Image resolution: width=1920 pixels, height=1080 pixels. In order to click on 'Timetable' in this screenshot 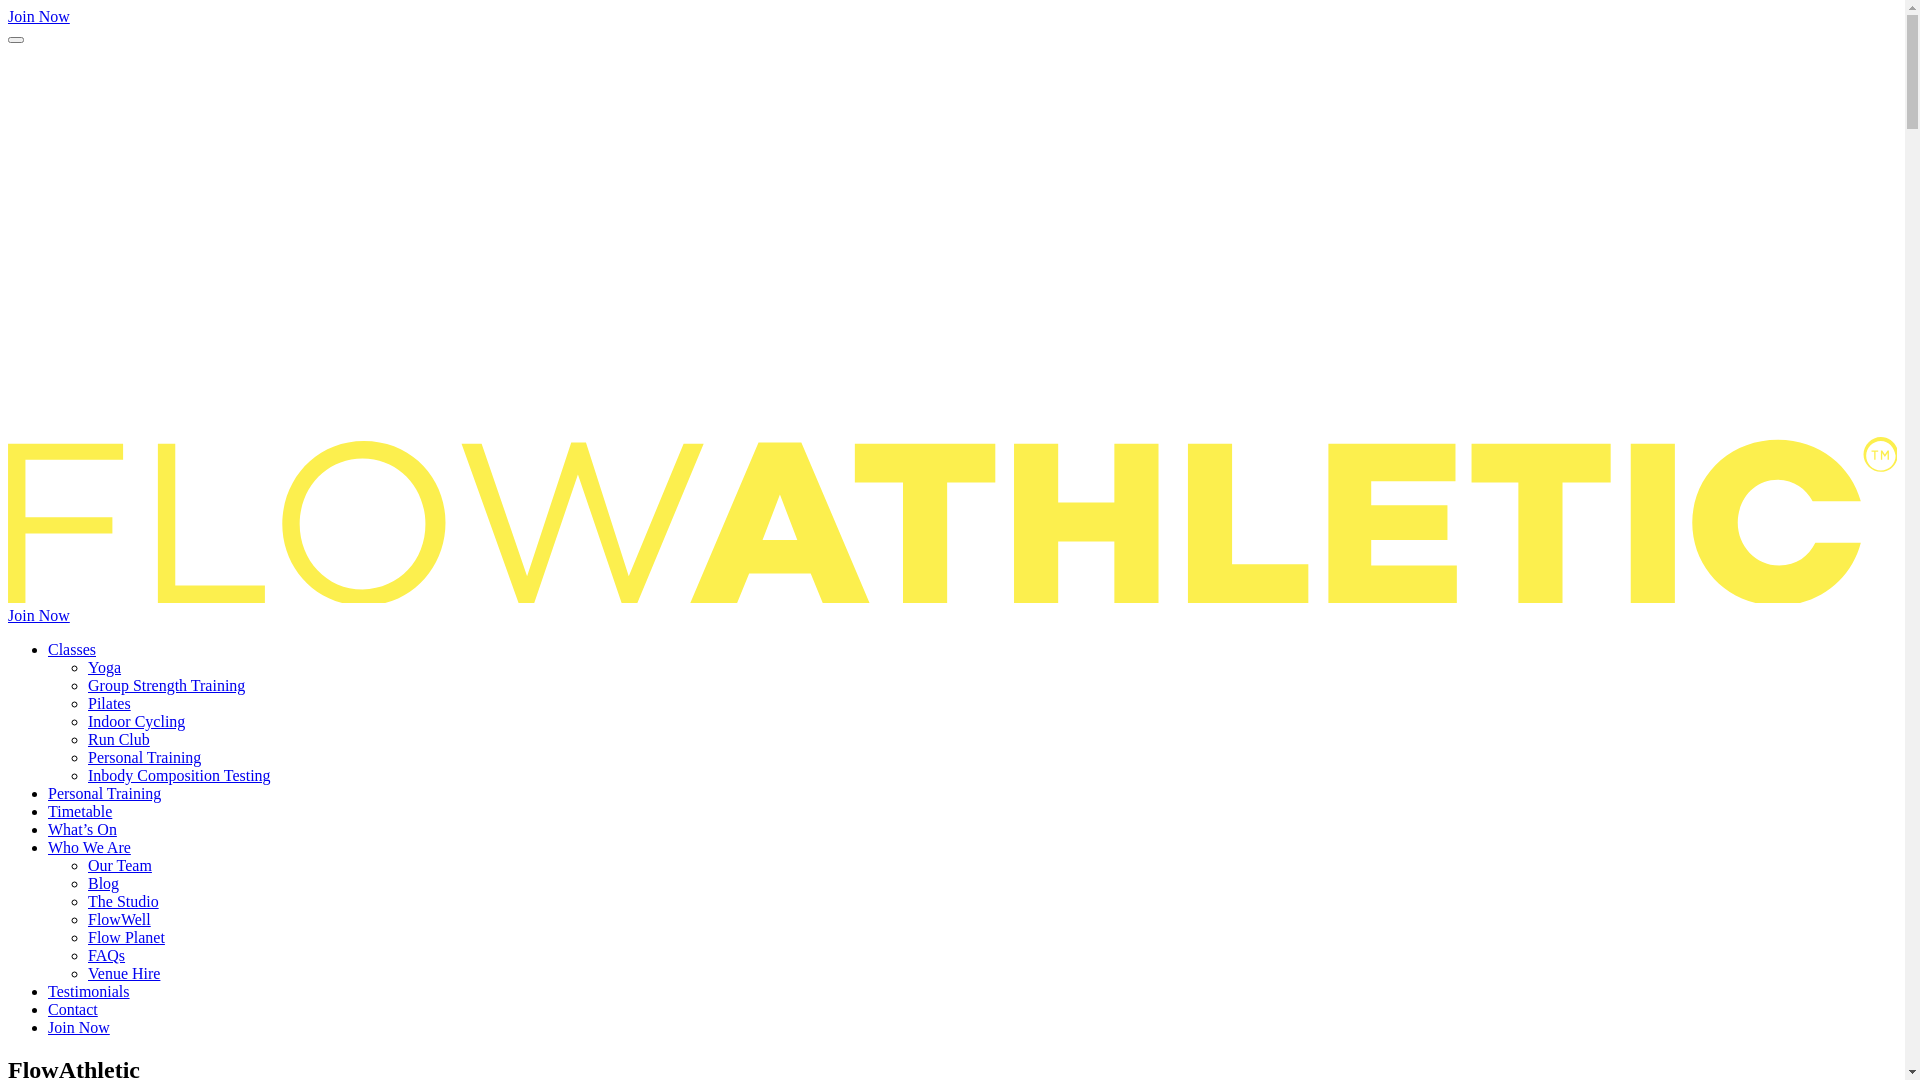, I will do `click(80, 811)`.